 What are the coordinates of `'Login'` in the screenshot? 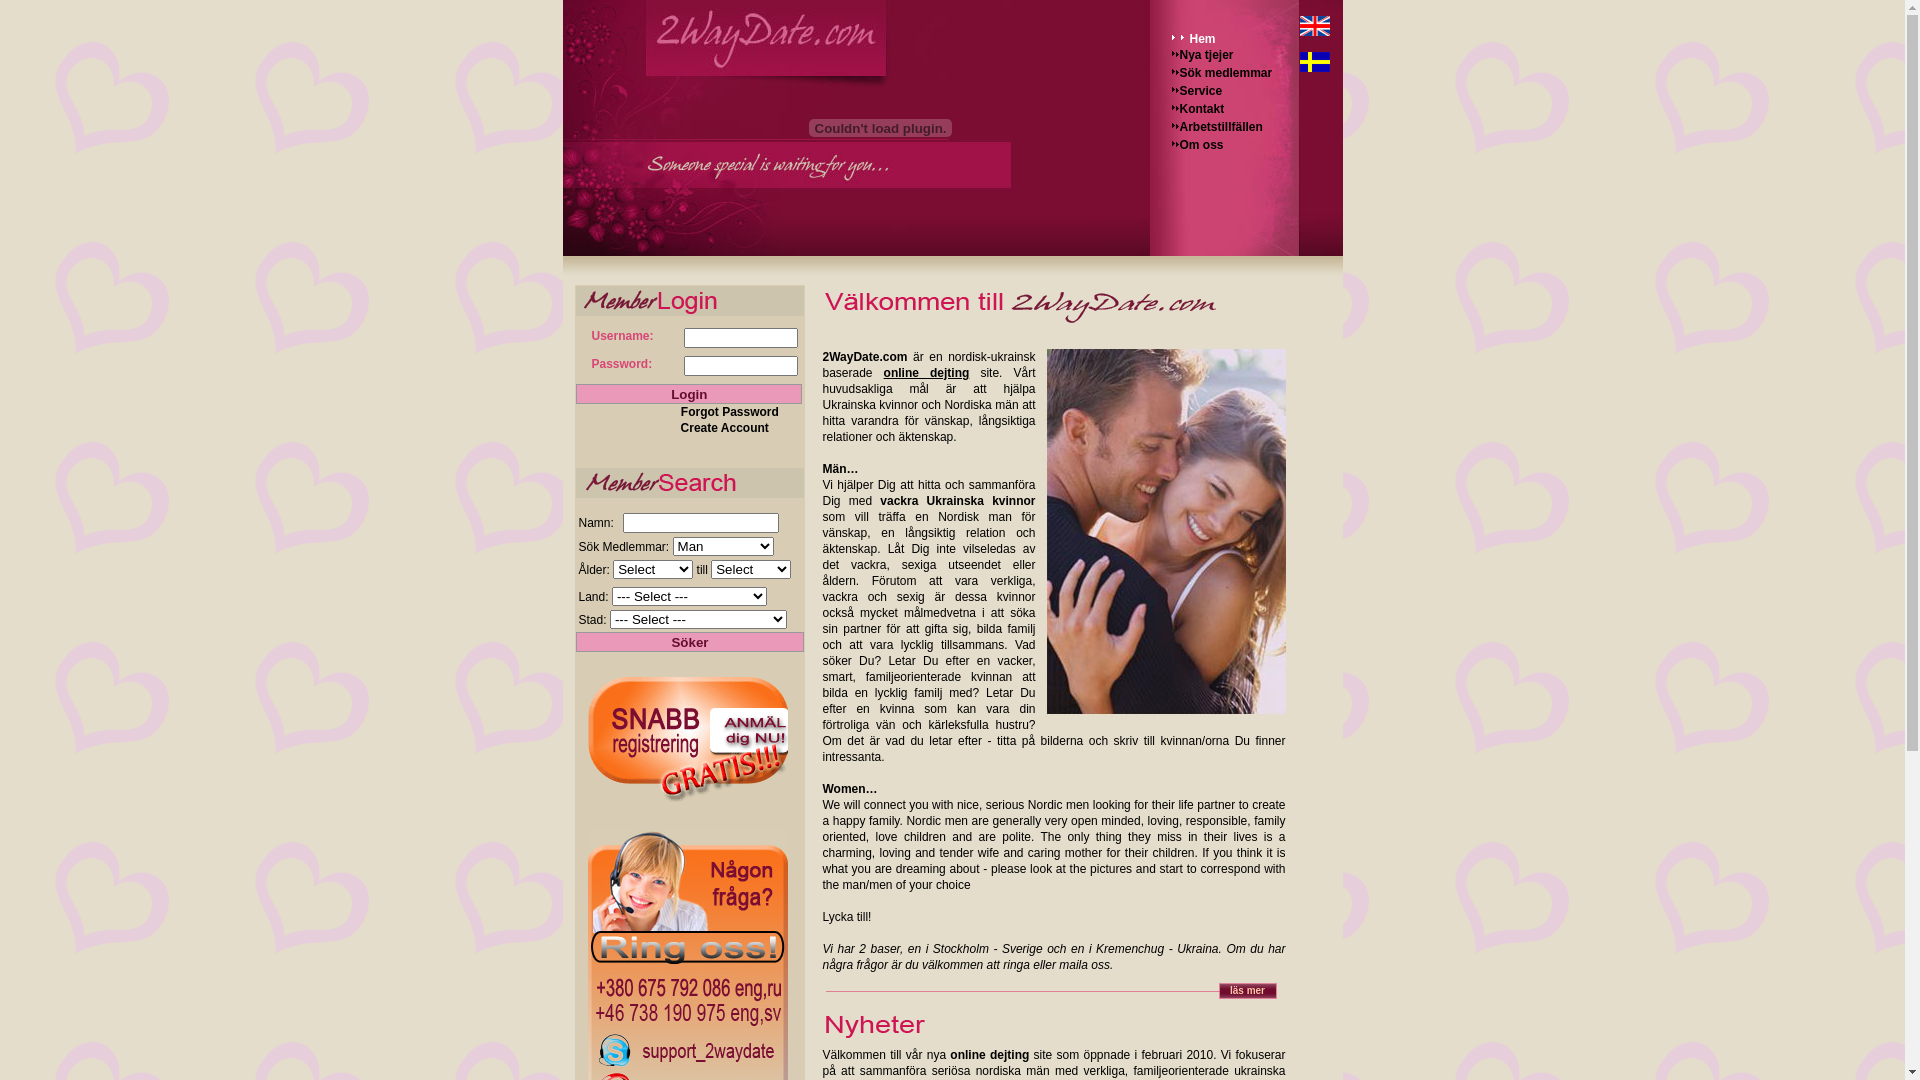 It's located at (689, 393).